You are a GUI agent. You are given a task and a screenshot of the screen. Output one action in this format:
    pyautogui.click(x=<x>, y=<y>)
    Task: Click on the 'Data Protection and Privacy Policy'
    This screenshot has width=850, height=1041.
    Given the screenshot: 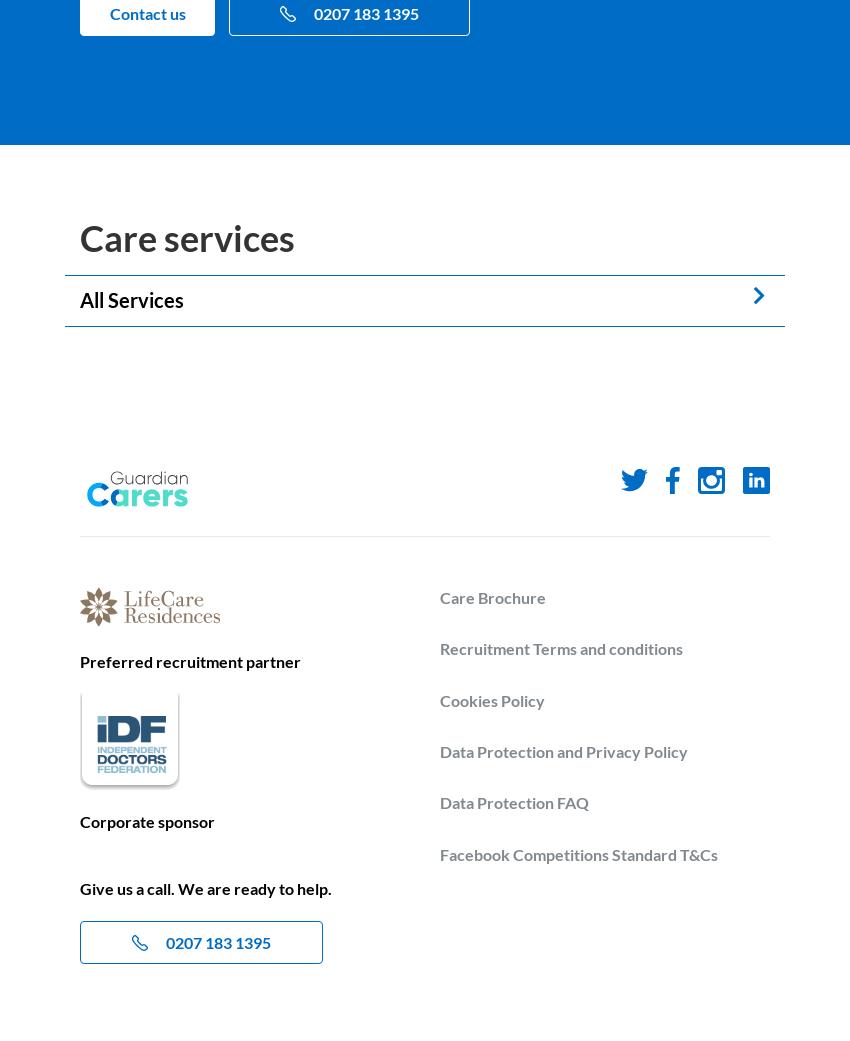 What is the action you would take?
    pyautogui.click(x=563, y=751)
    